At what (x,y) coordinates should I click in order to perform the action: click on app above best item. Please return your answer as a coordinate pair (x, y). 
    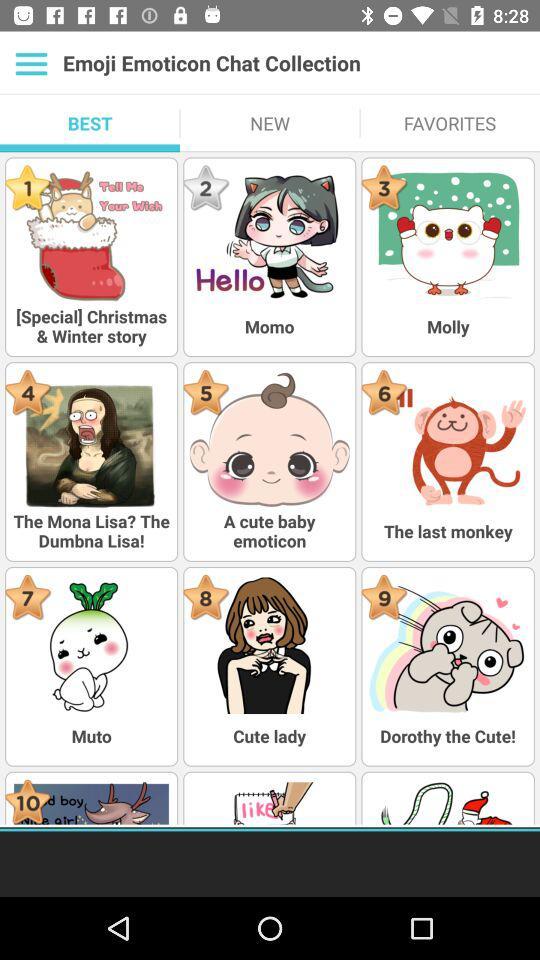
    Looking at the image, I should click on (30, 63).